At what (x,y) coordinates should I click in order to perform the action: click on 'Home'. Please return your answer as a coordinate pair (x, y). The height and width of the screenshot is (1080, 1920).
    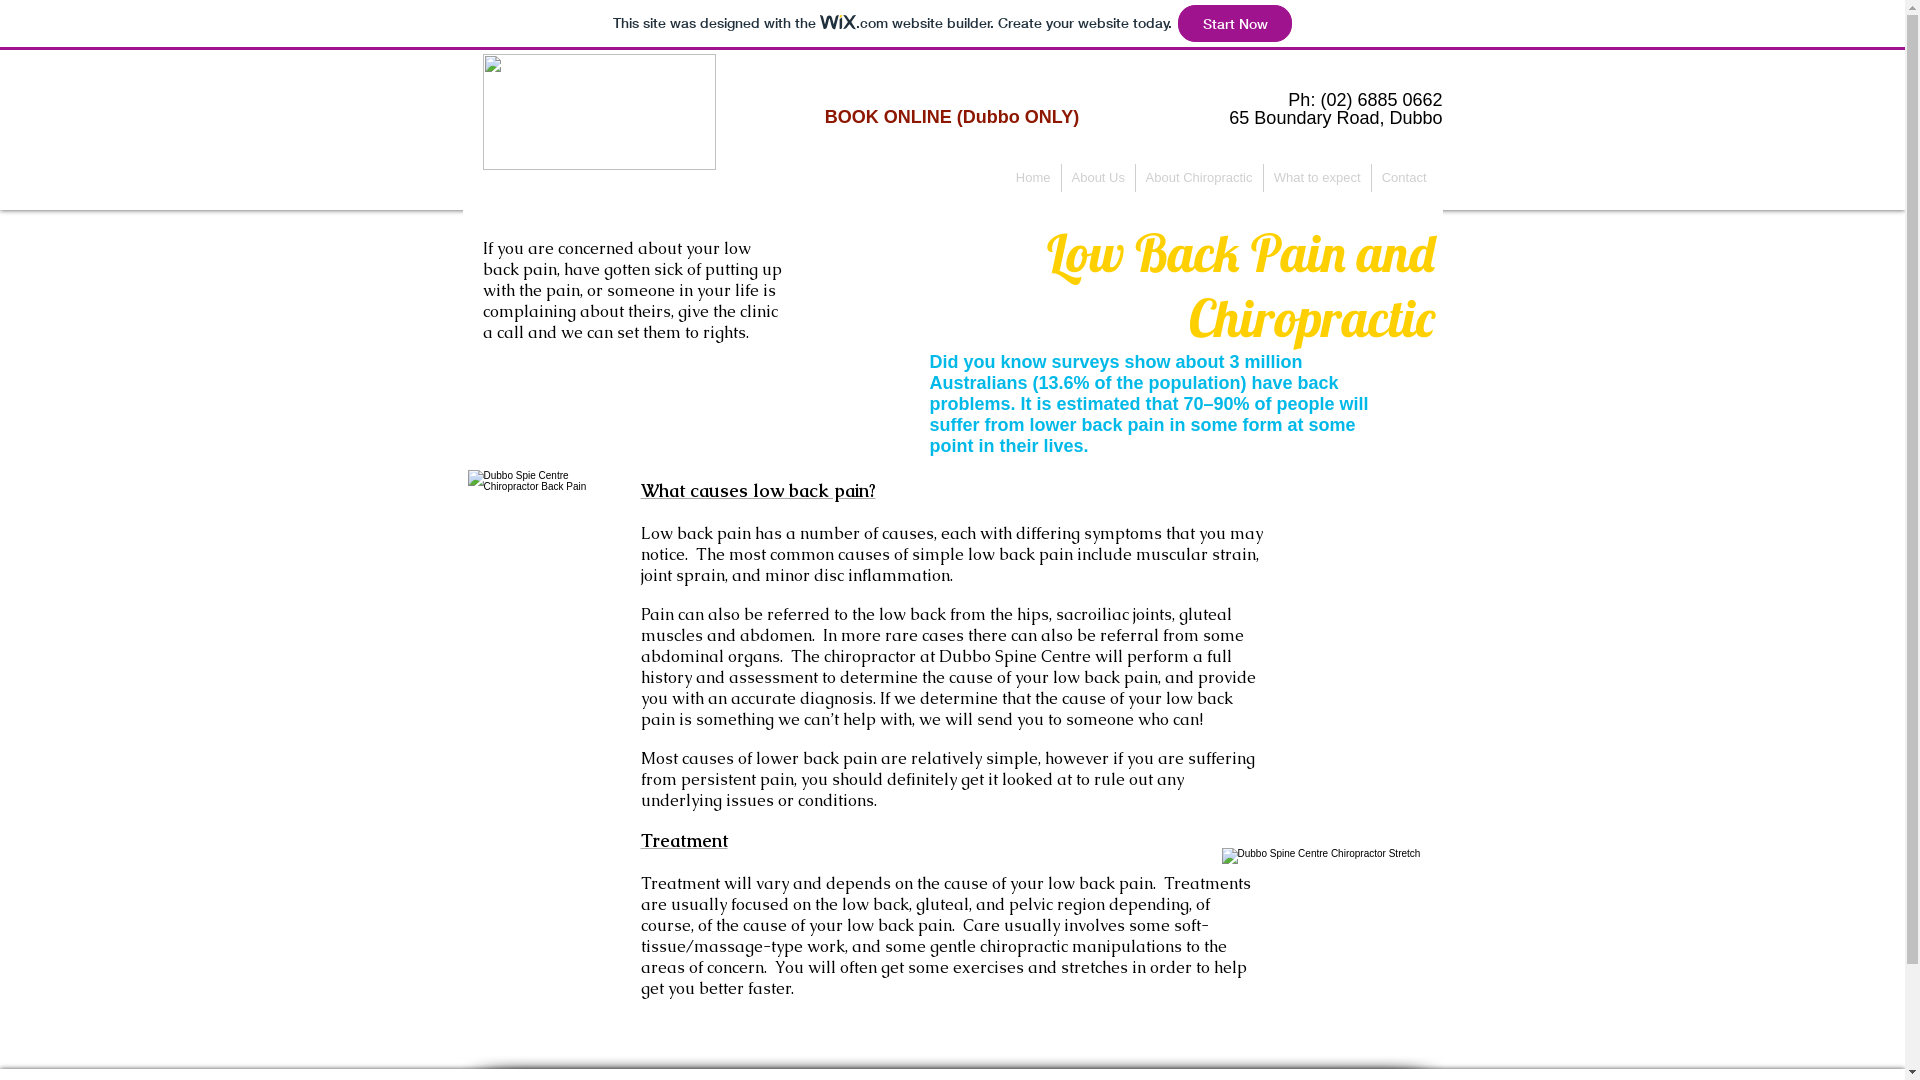
    Looking at the image, I should click on (1033, 176).